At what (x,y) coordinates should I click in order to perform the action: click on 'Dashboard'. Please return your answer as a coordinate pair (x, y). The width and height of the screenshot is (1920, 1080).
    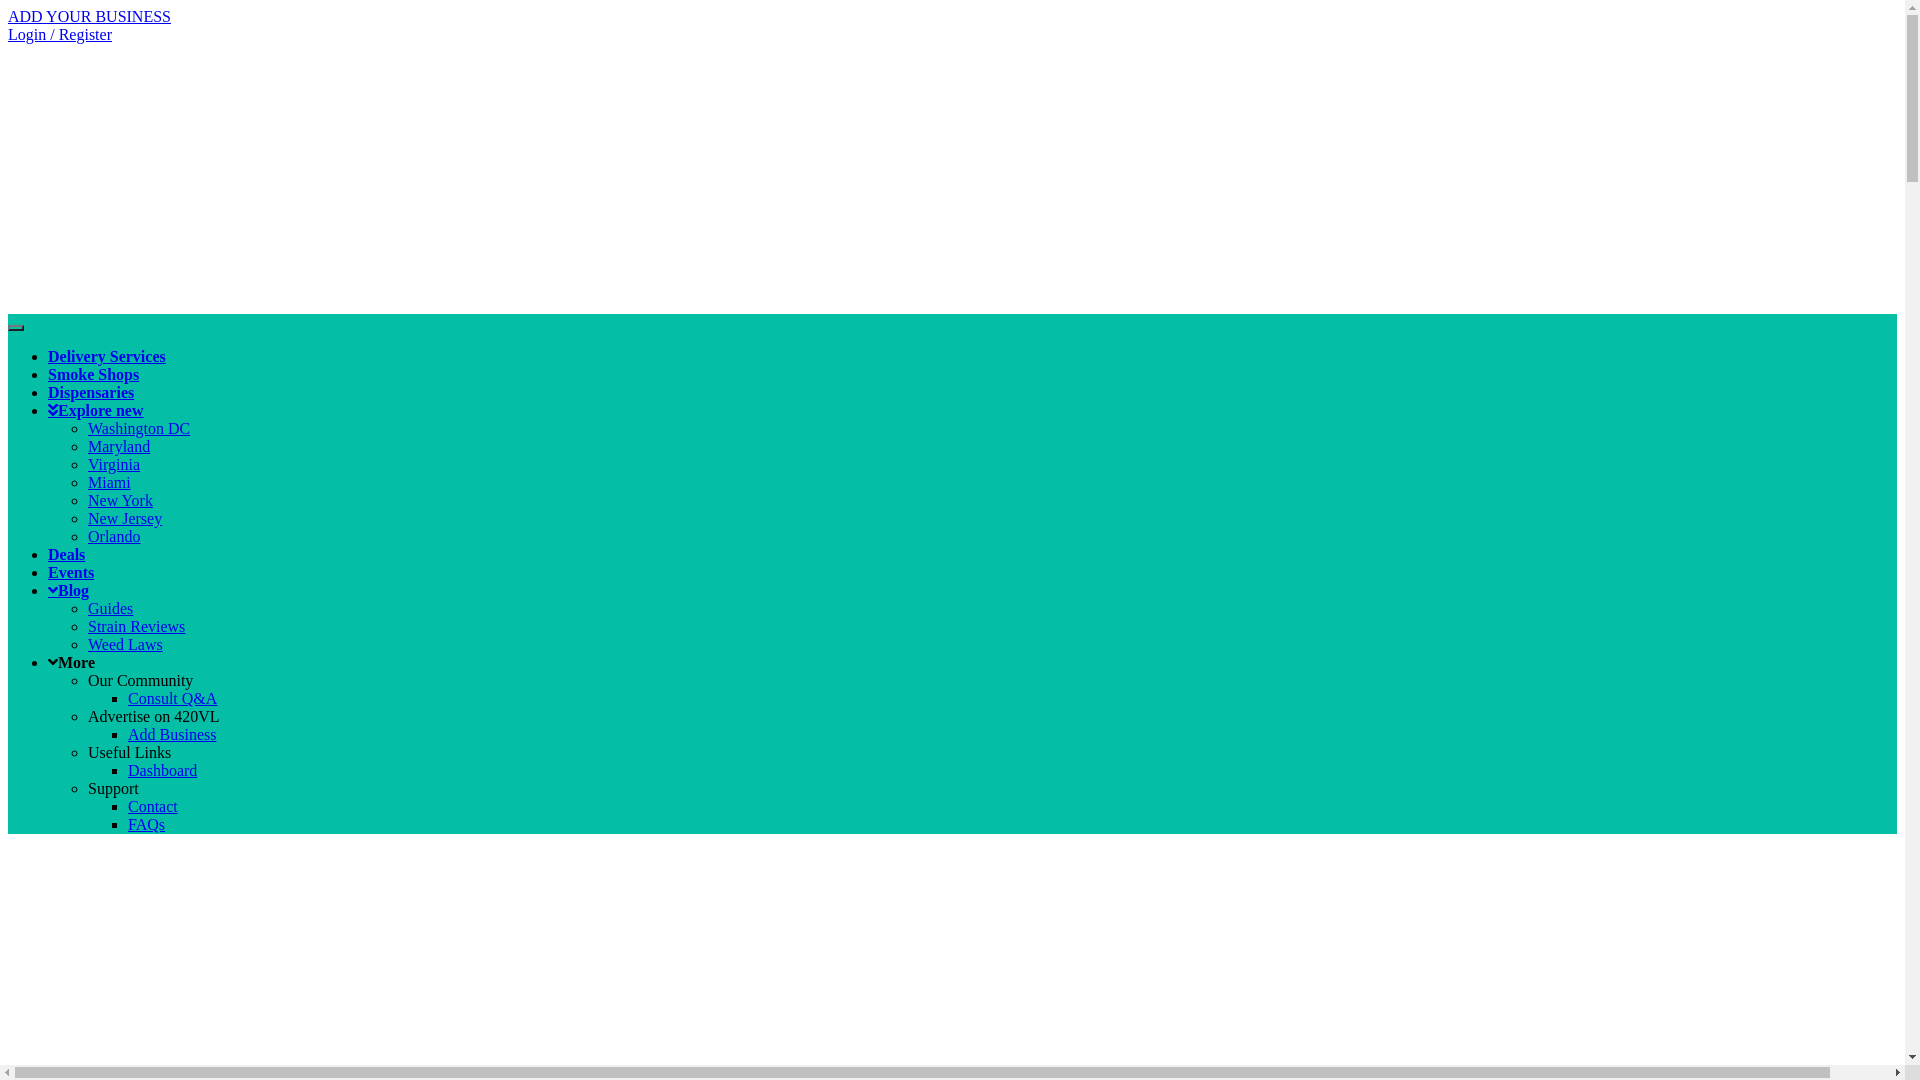
    Looking at the image, I should click on (162, 769).